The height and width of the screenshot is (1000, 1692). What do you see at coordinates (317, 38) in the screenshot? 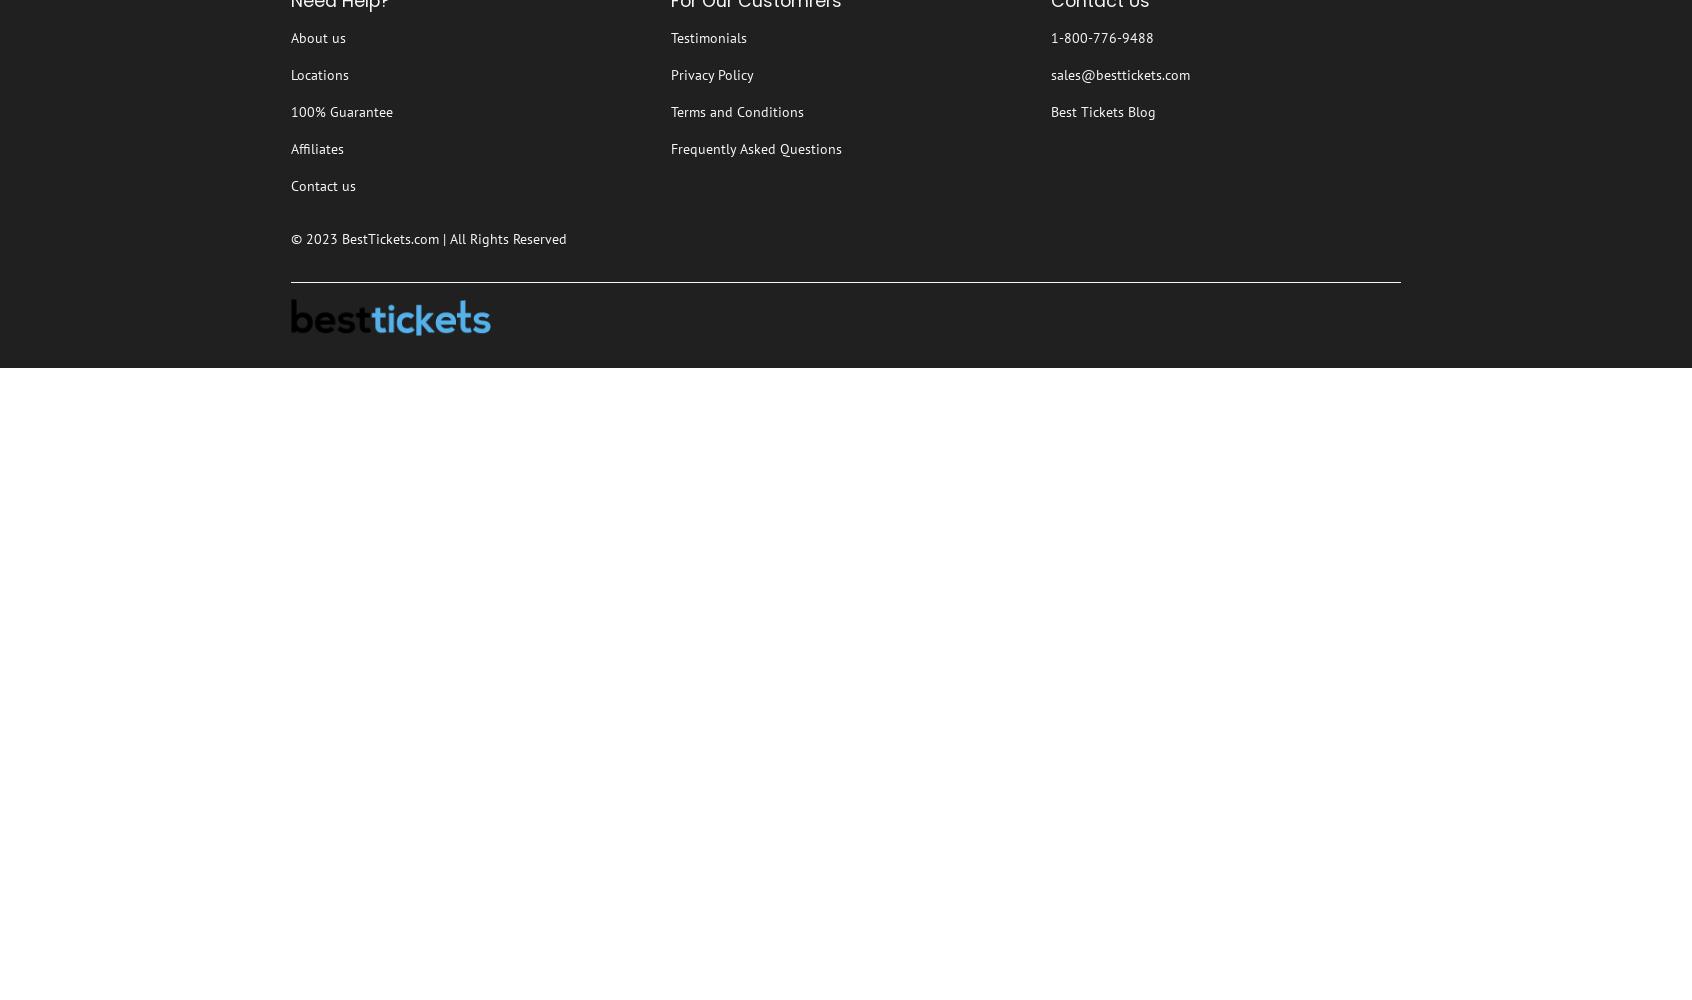
I see `'About us'` at bounding box center [317, 38].